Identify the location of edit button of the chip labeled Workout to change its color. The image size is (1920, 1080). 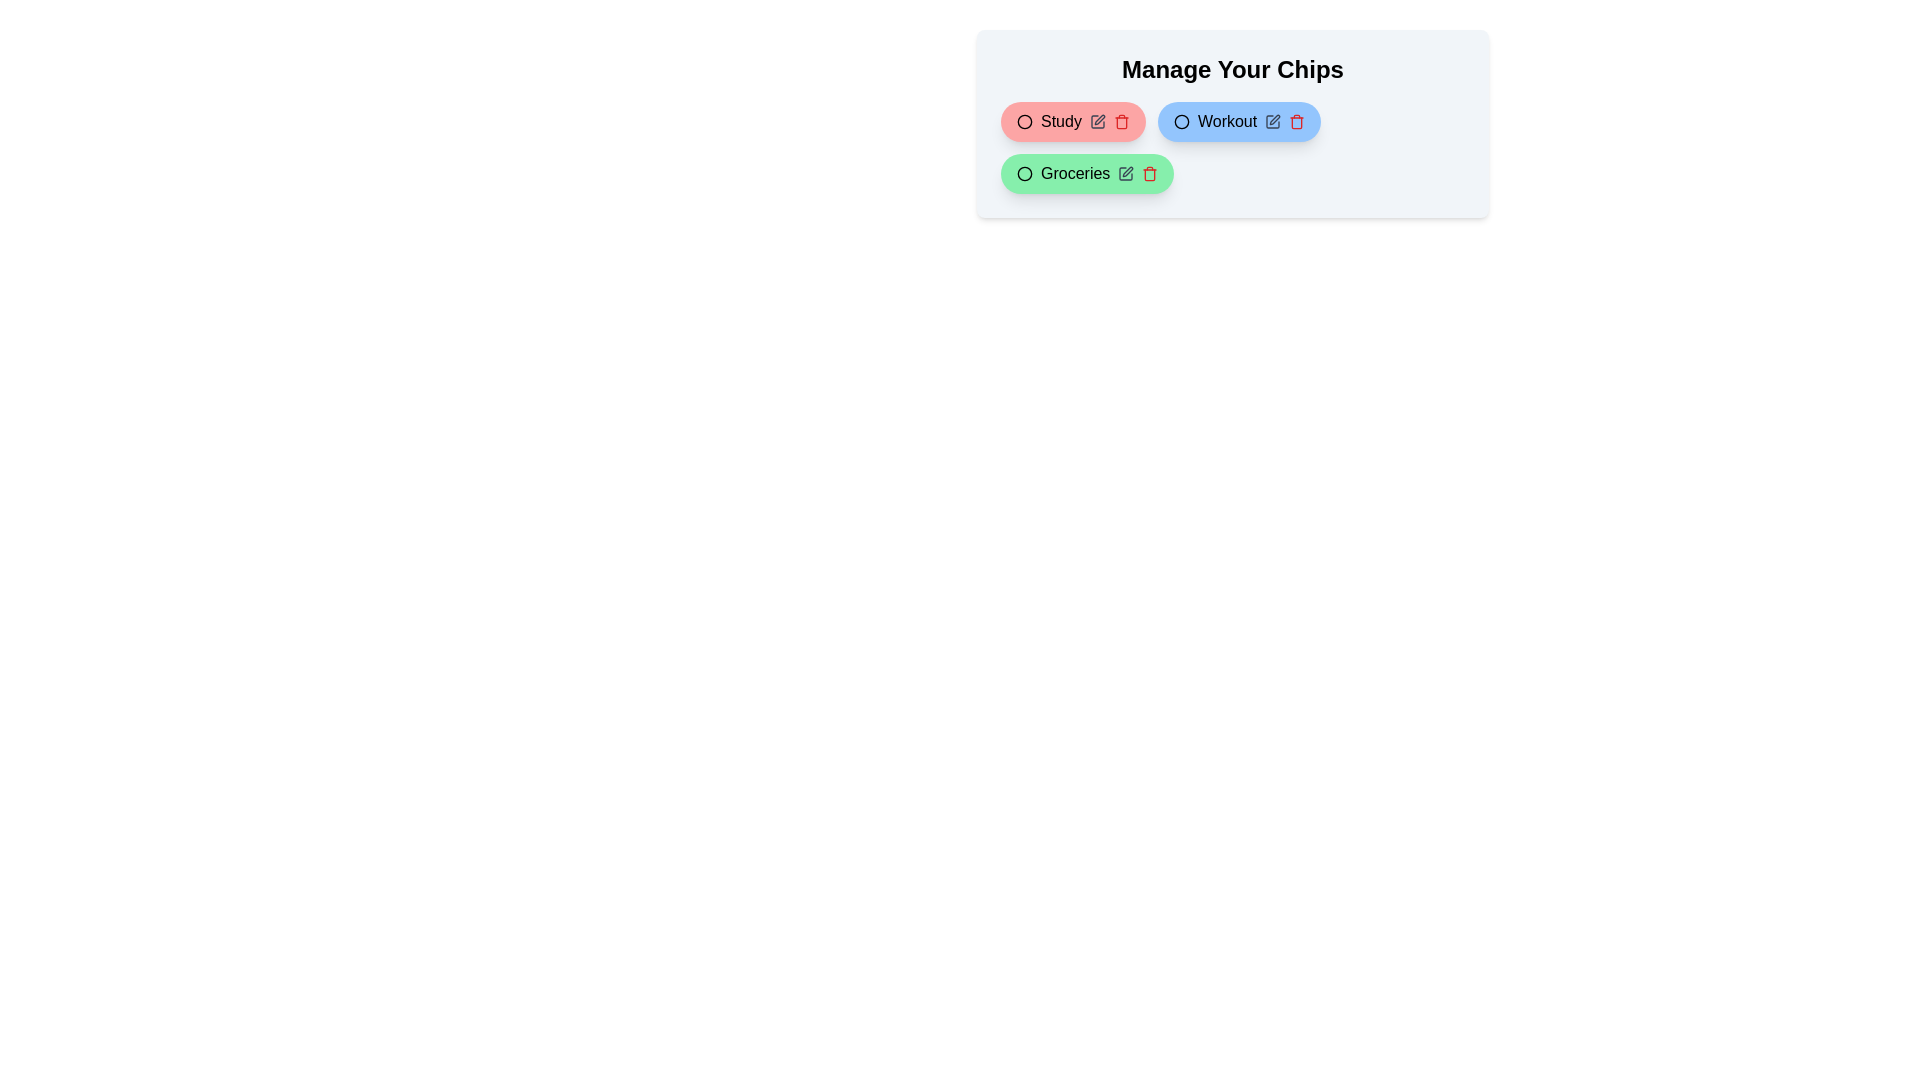
(1272, 122).